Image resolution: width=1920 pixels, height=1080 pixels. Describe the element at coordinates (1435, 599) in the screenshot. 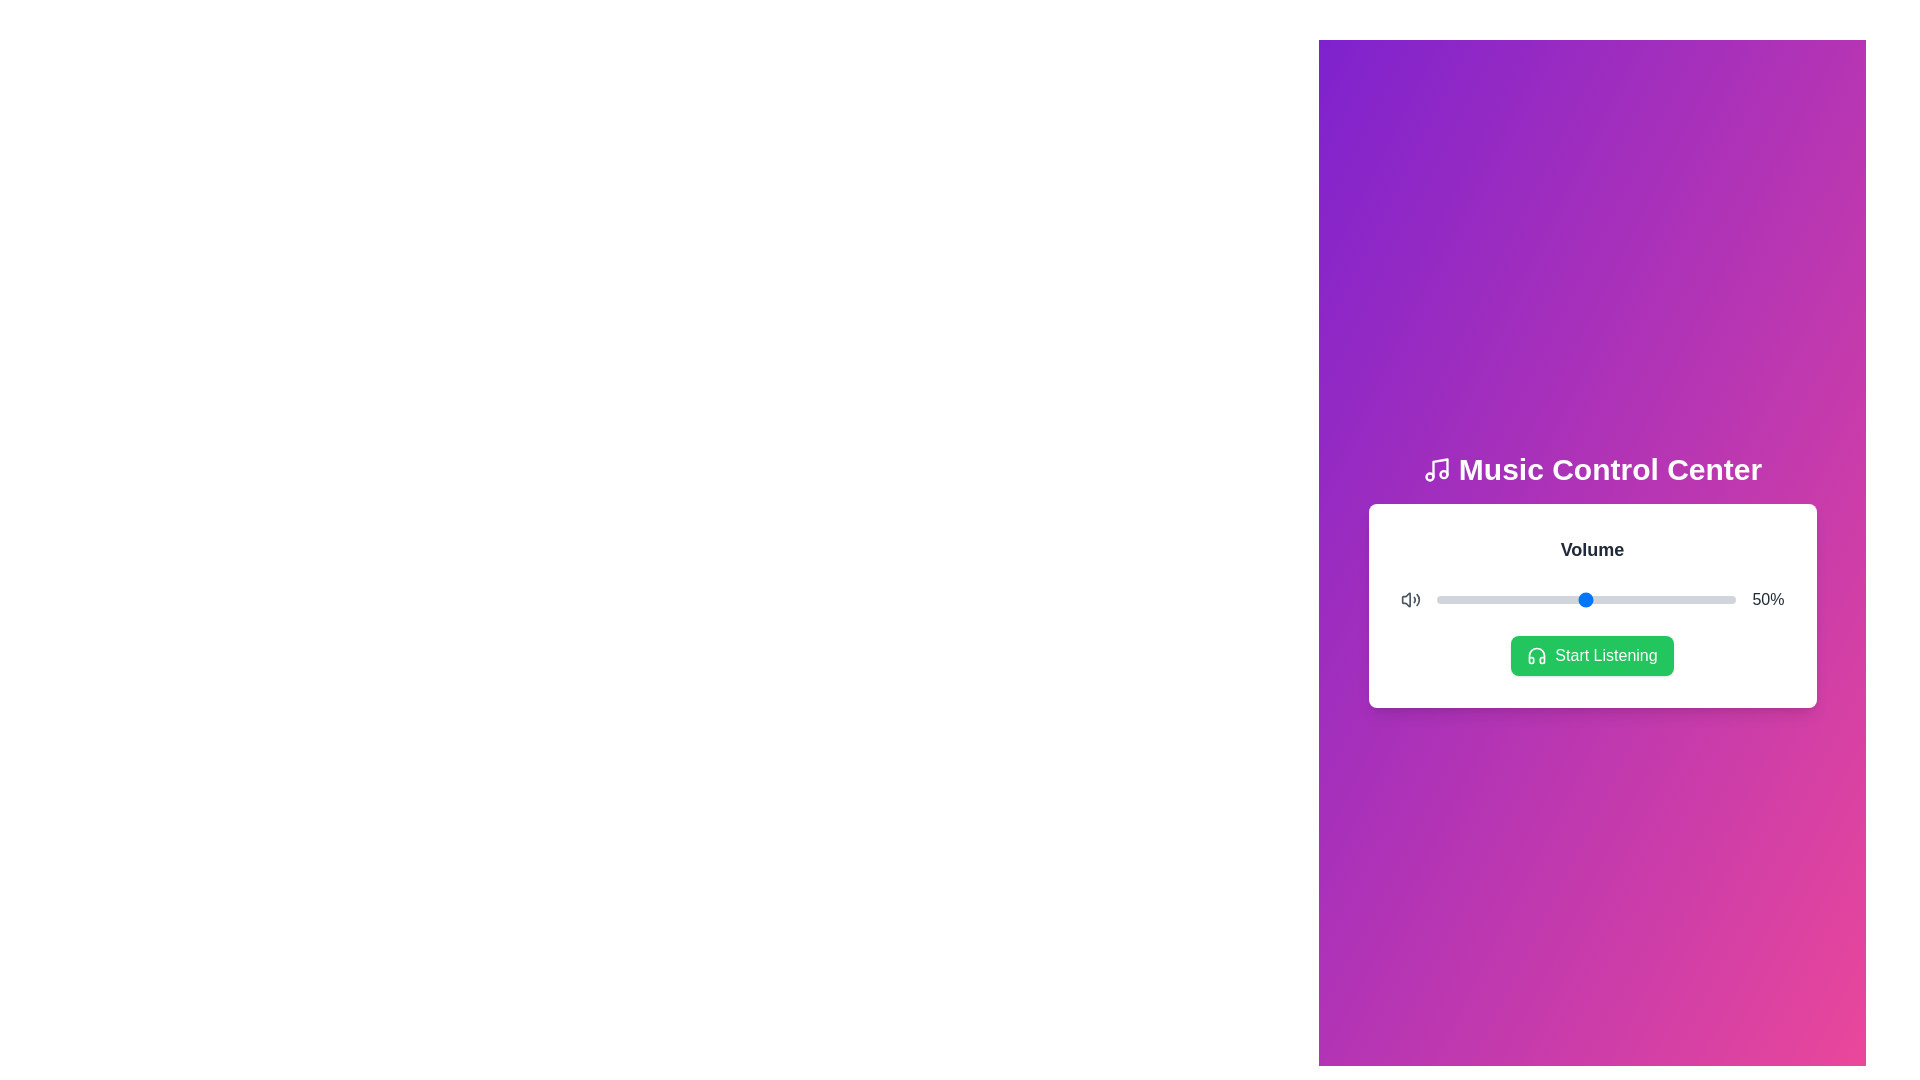

I see `the volume slider to 0%` at that location.